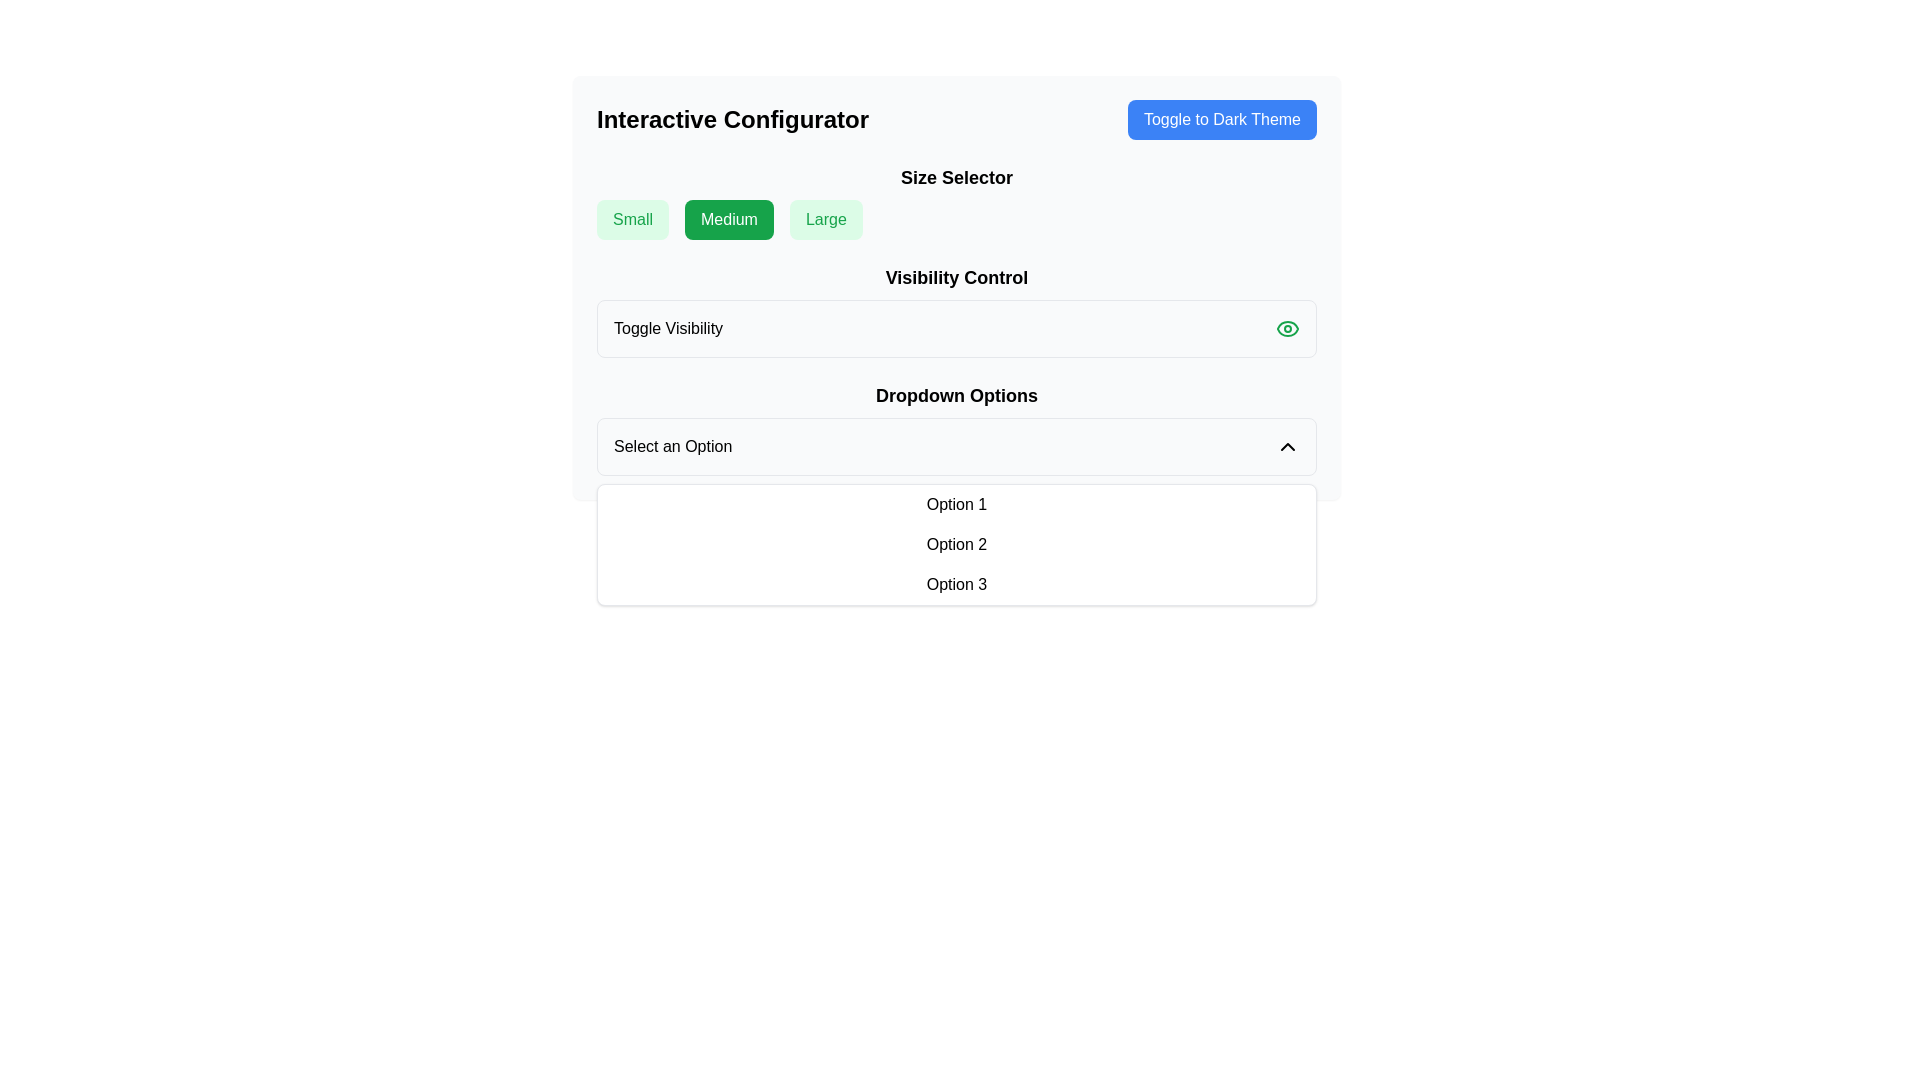 This screenshot has height=1080, width=1920. I want to click on the medium size selector button, which is the second button in the Size Selector group located near the top-left area of the interface, so click(728, 219).